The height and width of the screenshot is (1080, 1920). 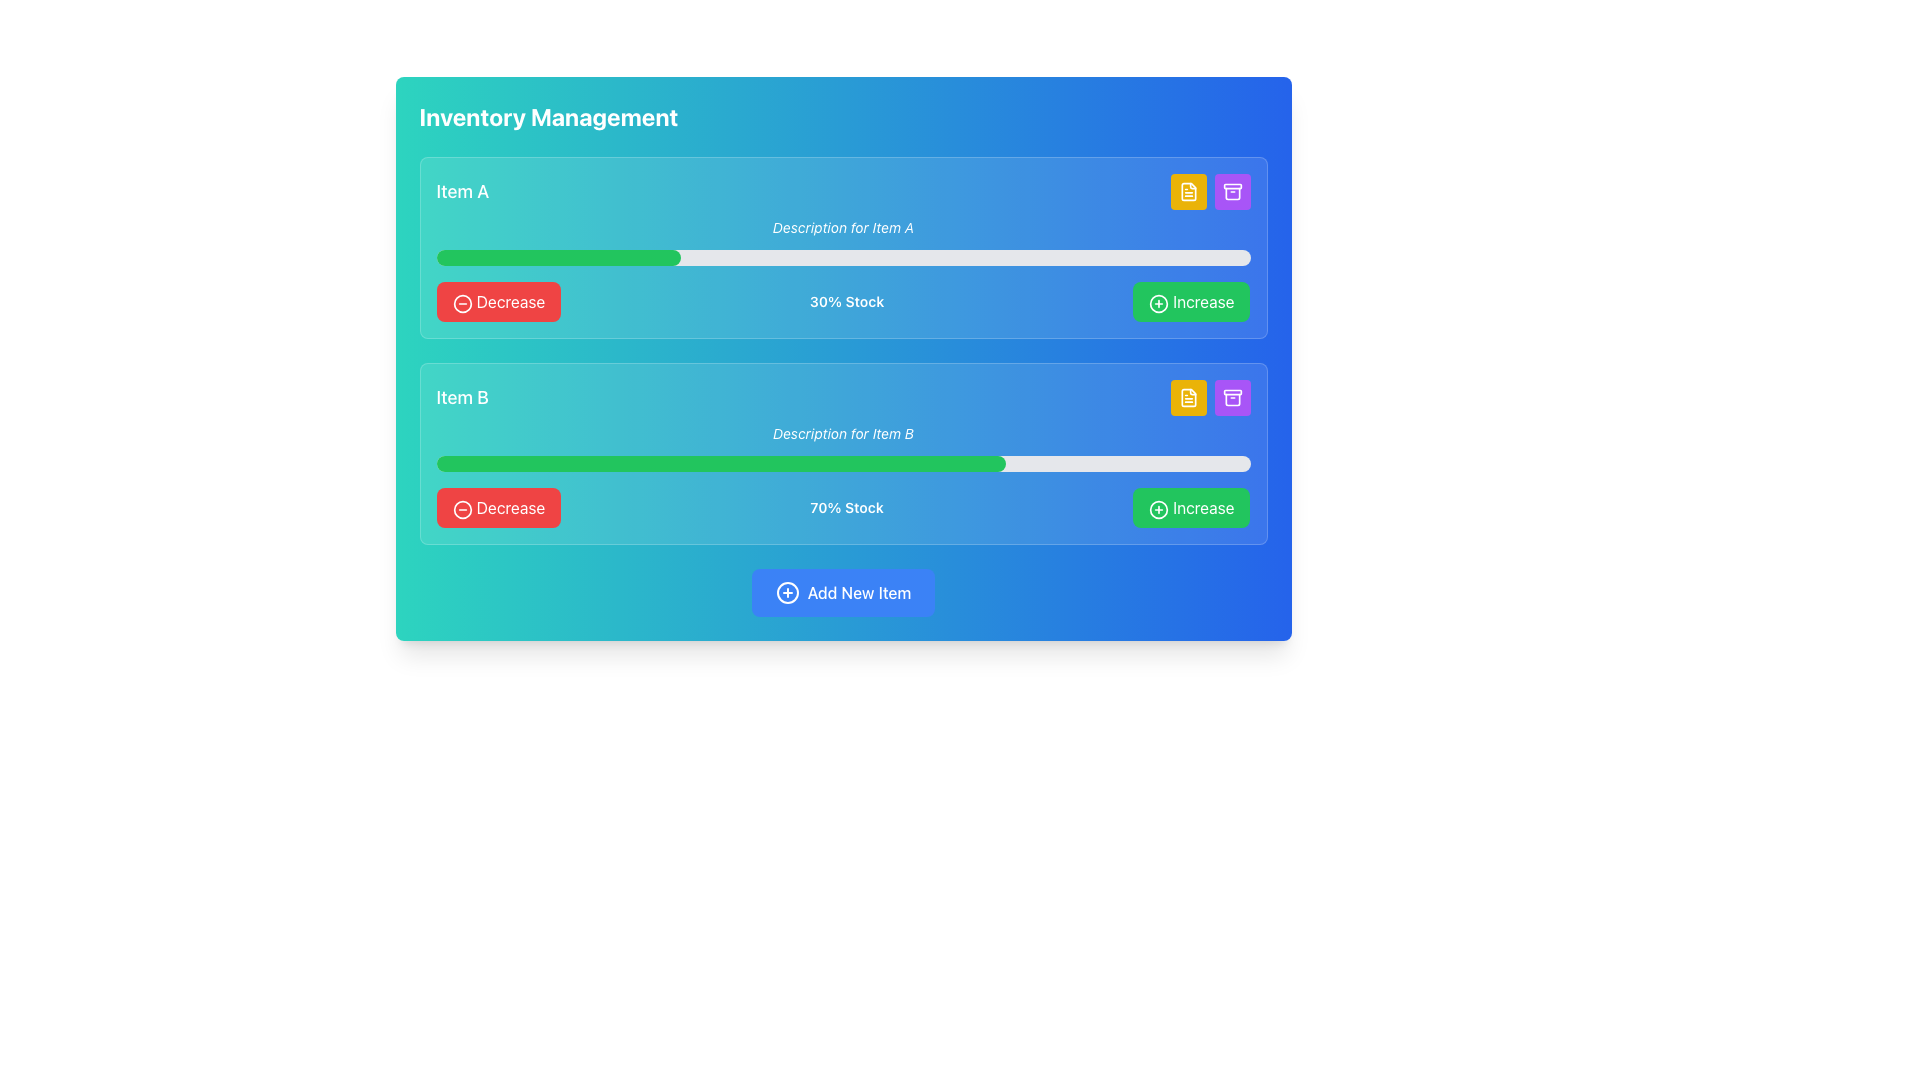 I want to click on the circular icon with a plus symbol inside the green 'Increase' button for Item B to increase the stock, so click(x=1158, y=508).